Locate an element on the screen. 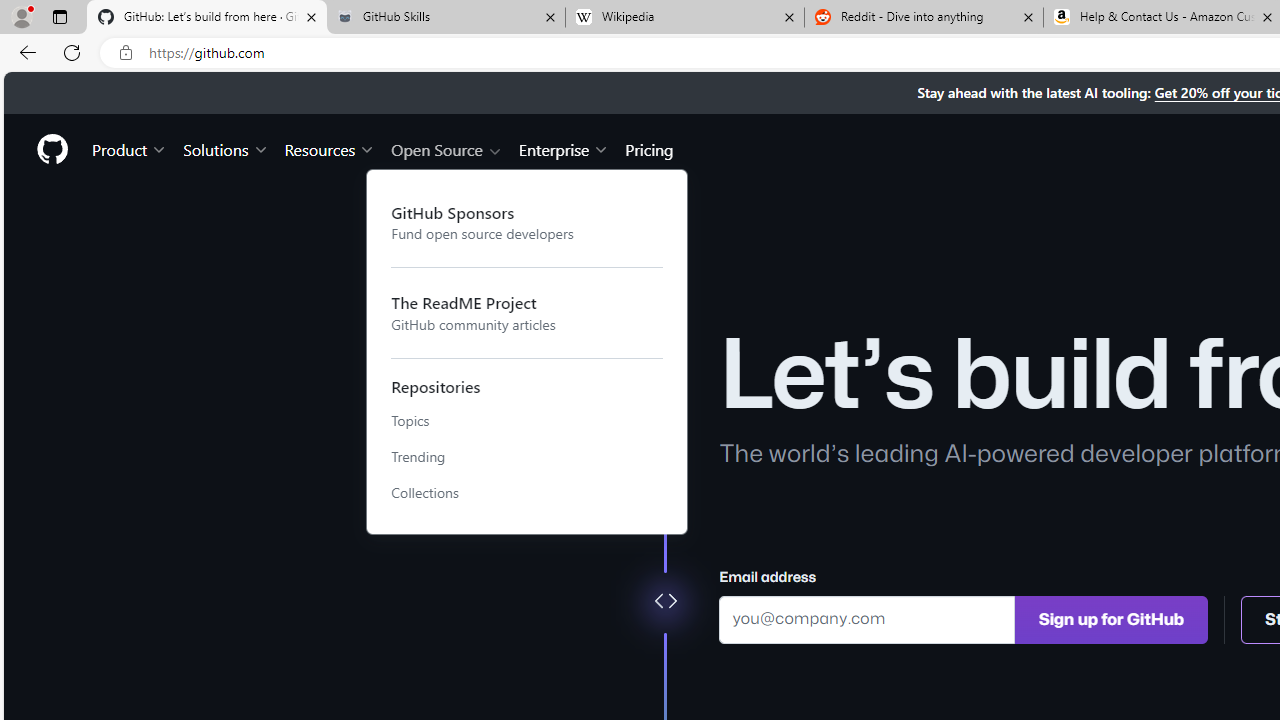 This screenshot has height=720, width=1280. 'The ReadME ProjectGitHub community articles' is located at coordinates (527, 313).